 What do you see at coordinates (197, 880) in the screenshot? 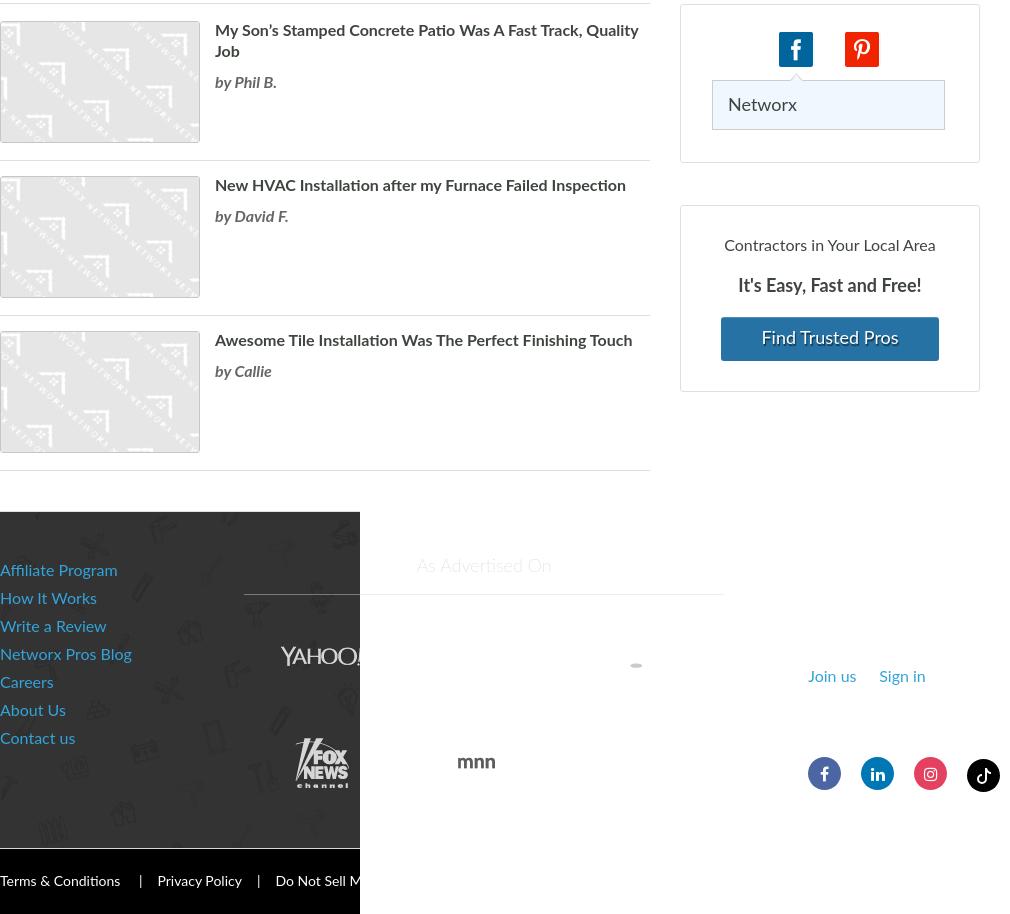
I see `'Privacy Policy'` at bounding box center [197, 880].